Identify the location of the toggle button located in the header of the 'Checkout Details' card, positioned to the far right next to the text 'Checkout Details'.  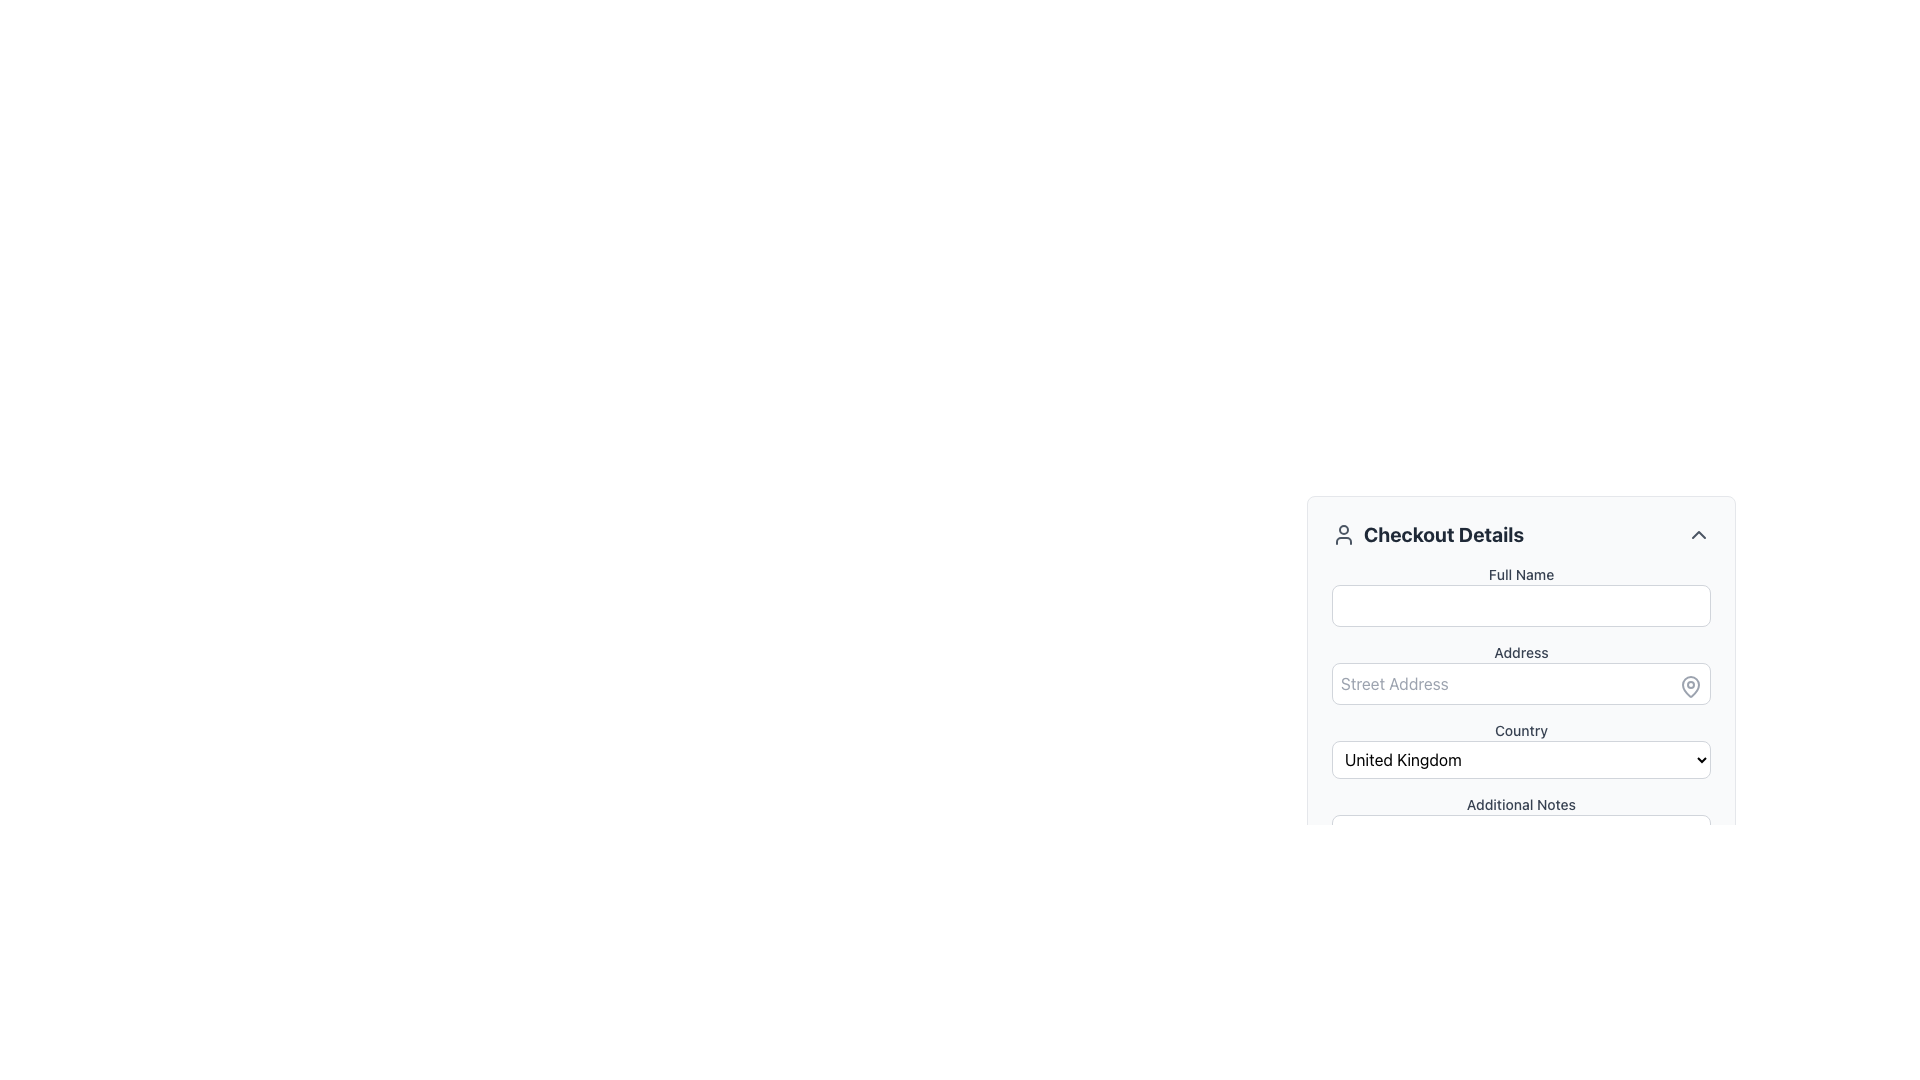
(1698, 534).